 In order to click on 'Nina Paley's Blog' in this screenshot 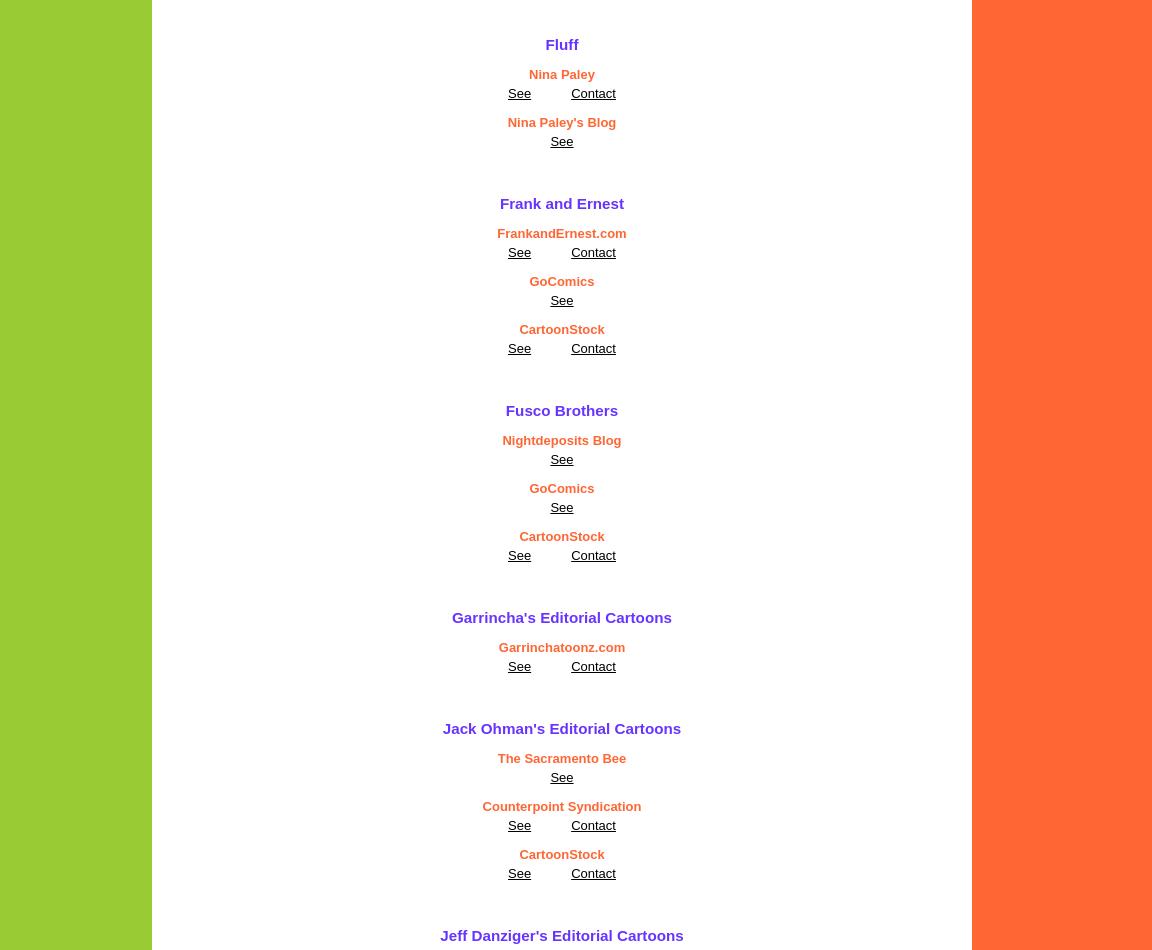, I will do `click(561, 122)`.